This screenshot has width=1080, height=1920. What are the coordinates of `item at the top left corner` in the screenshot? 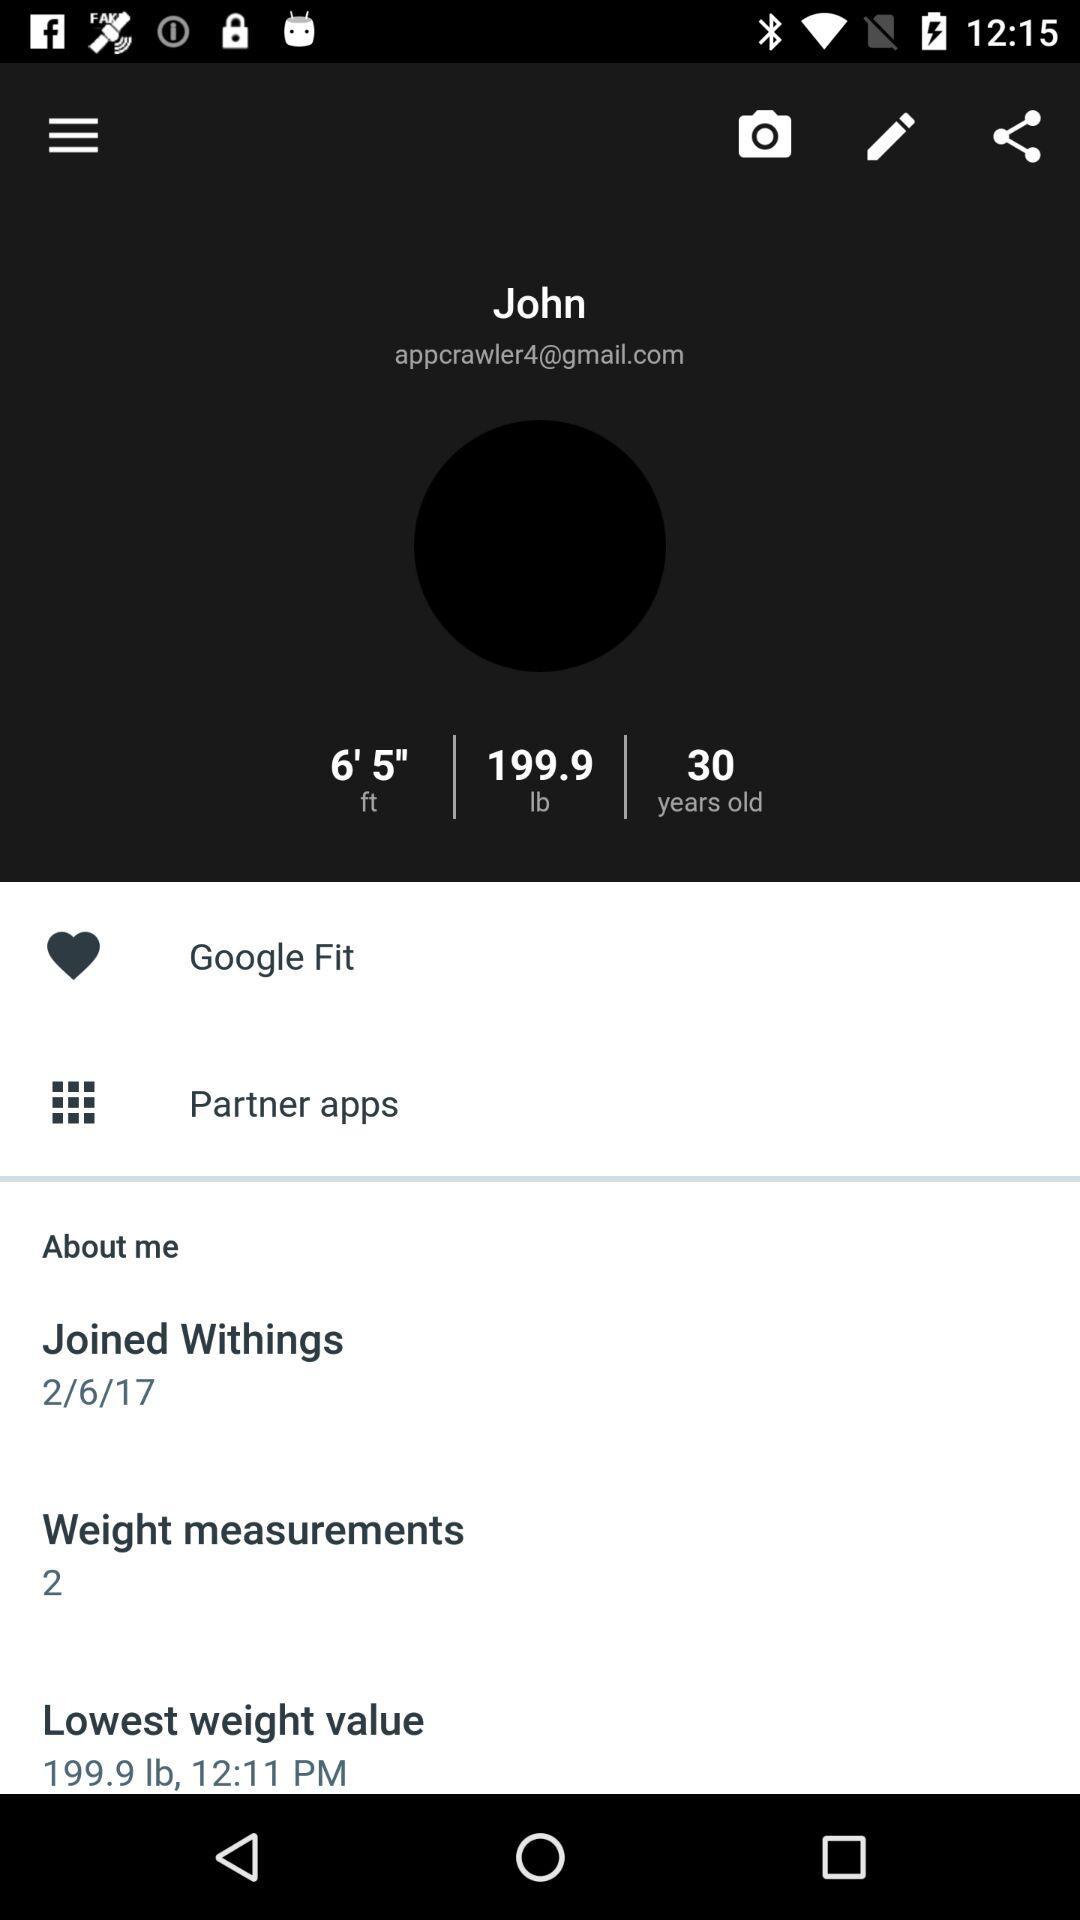 It's located at (72, 135).